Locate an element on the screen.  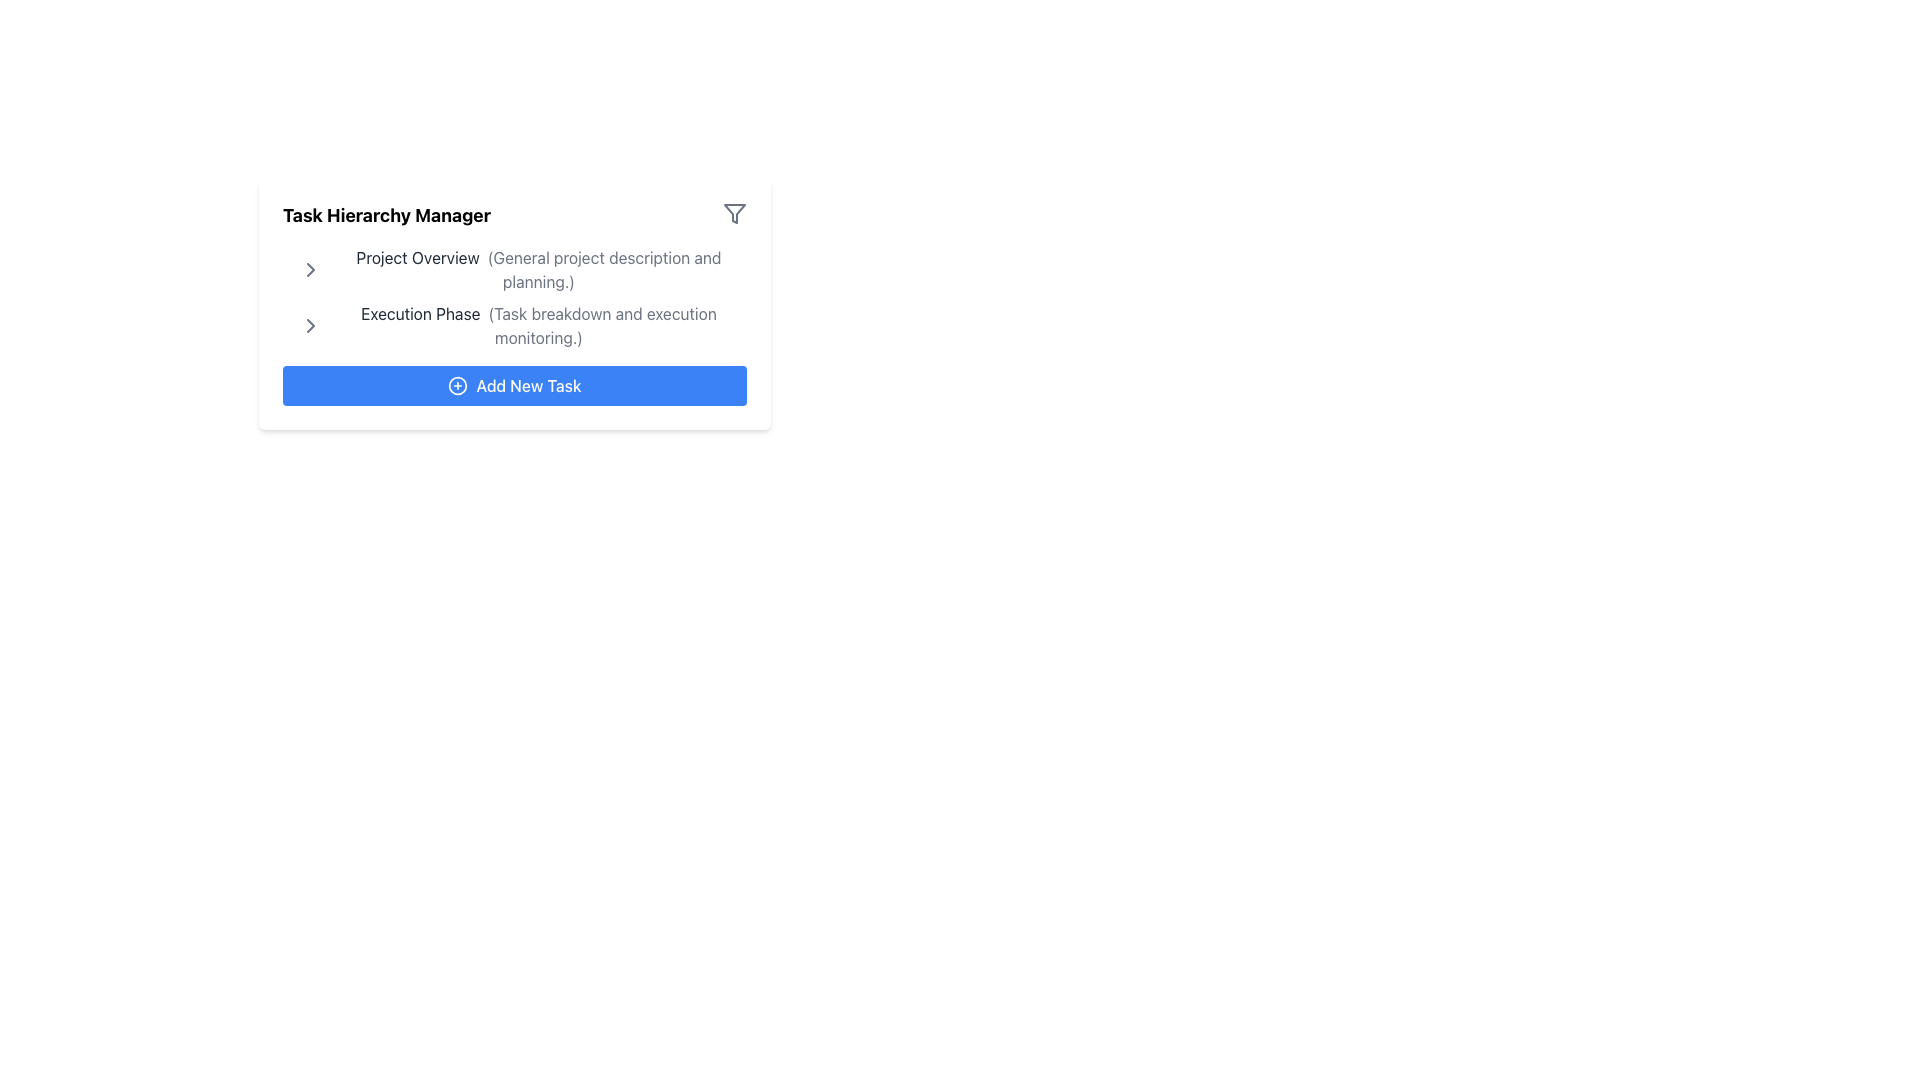
the text label reading '(General project description and planning.)', which is styled in gray and located to the right of the 'Project Overview' label under the 'Task Hierarchy Manager' header is located at coordinates (603, 270).